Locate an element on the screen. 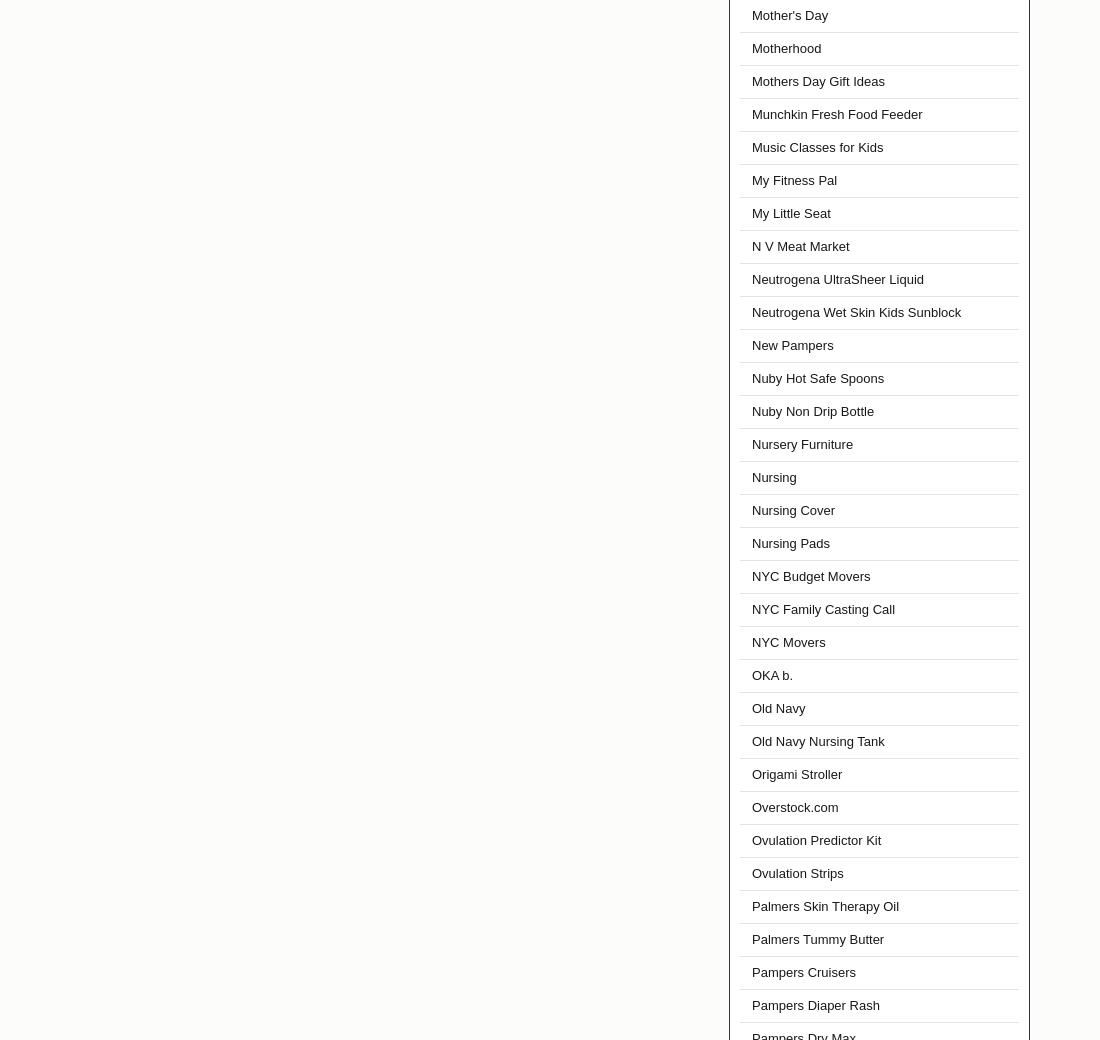  'Mother's Day' is located at coordinates (790, 14).